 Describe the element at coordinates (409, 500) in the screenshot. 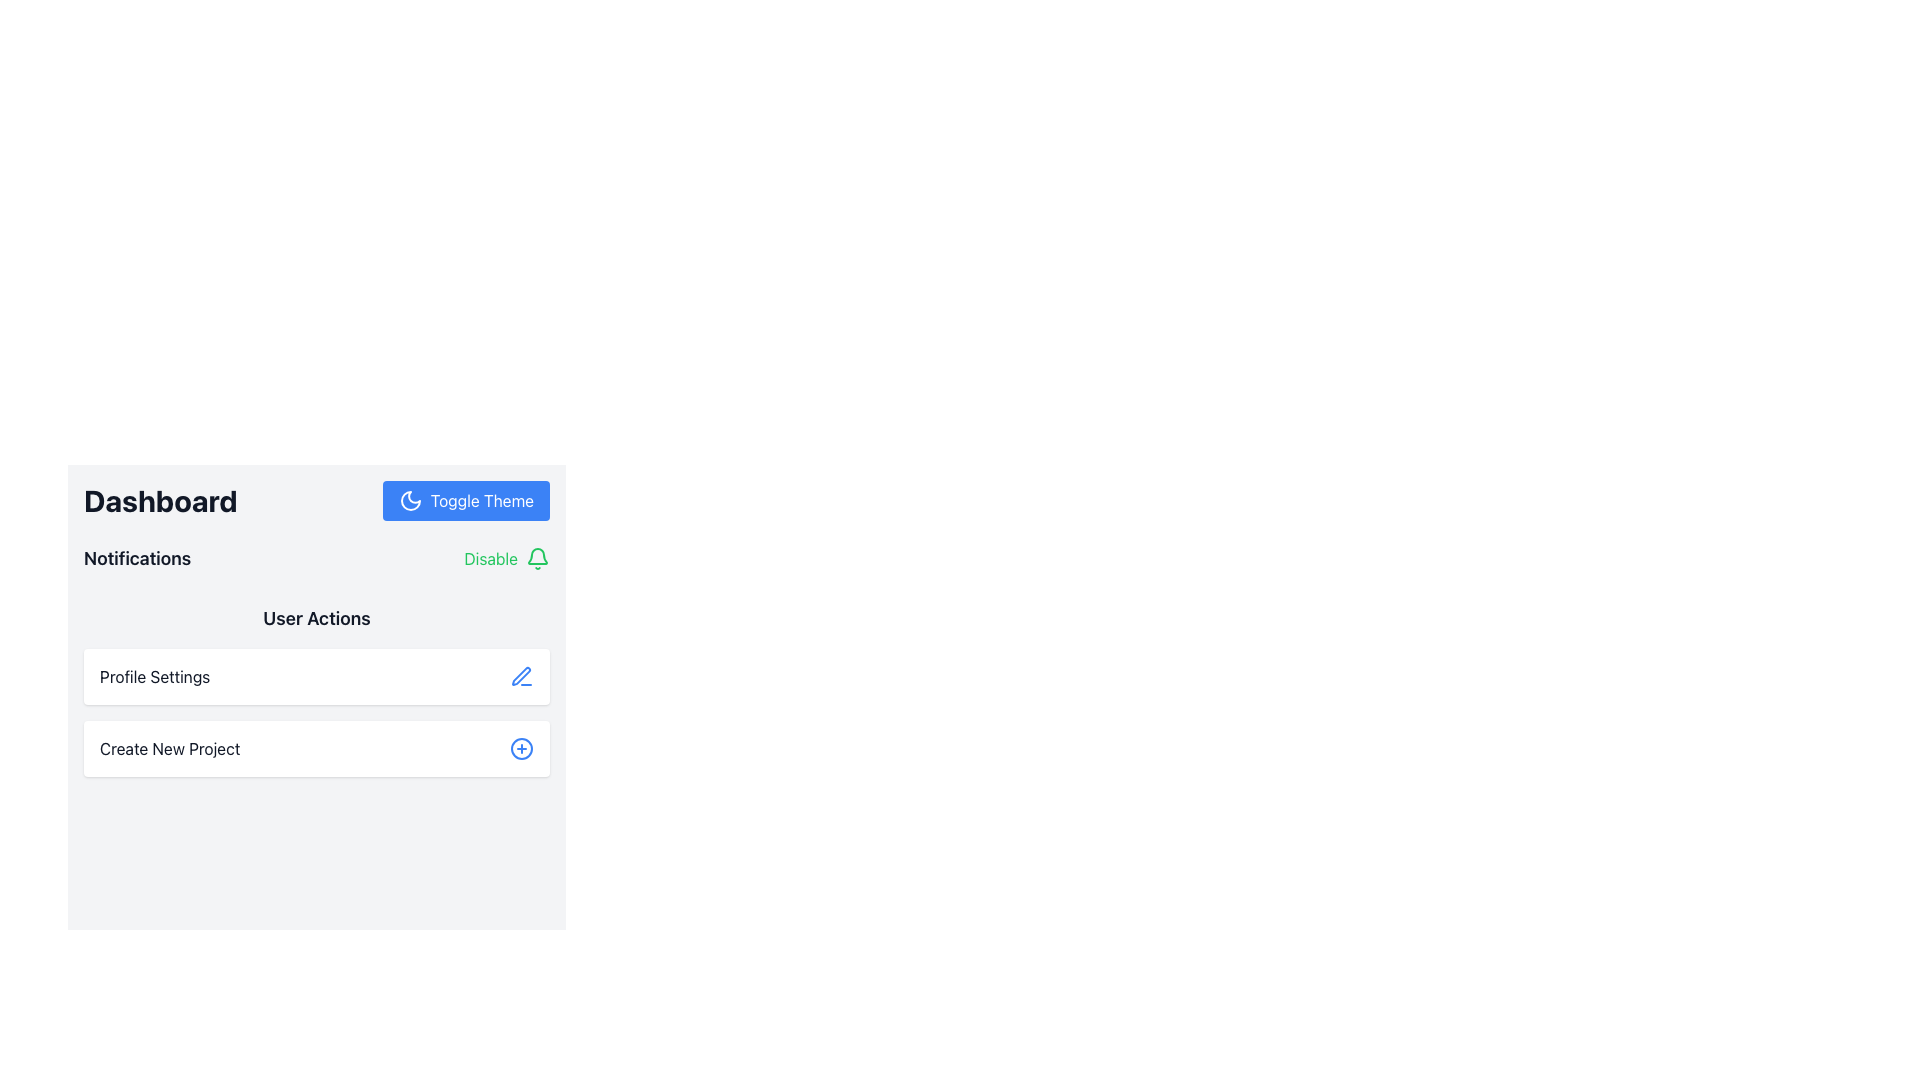

I see `the crescent moon icon within the 'Toggle Theme' button located at the top-right corner of the 'Dashboard' section` at that location.